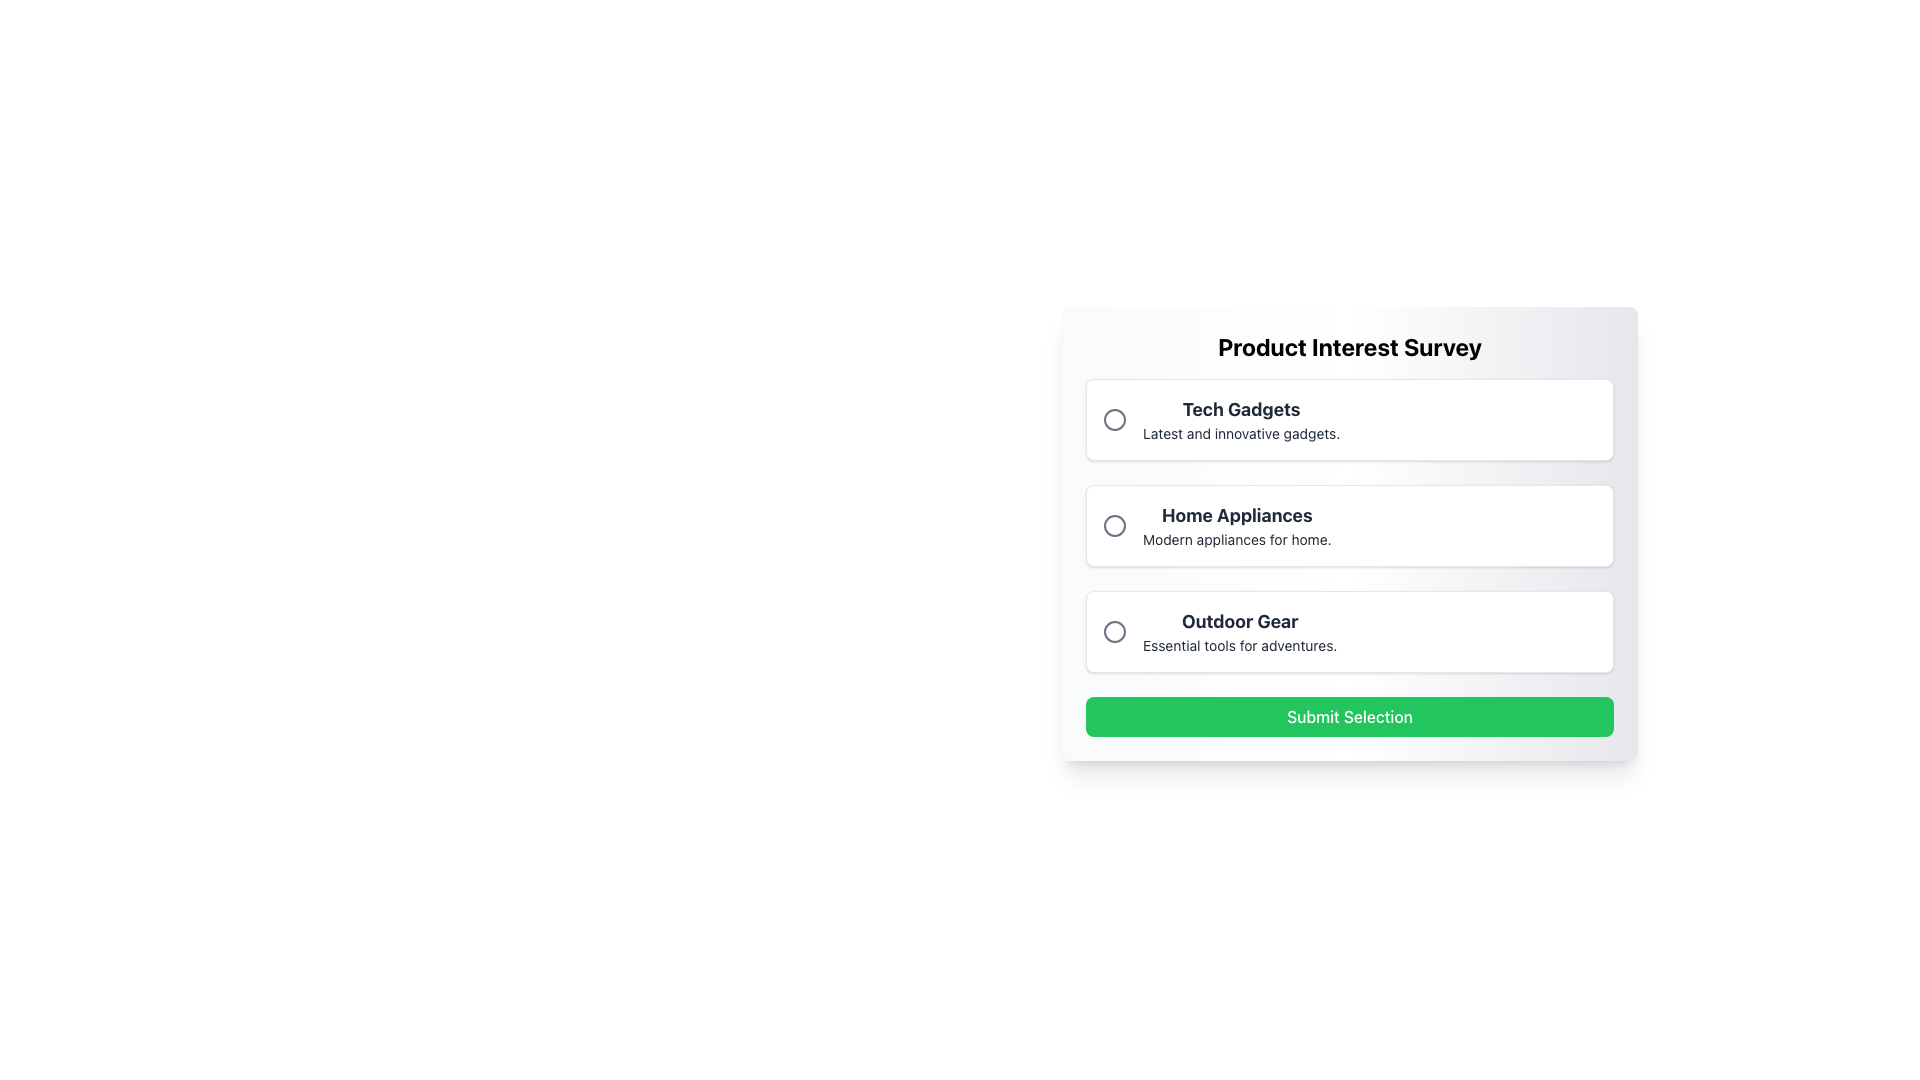 The image size is (1920, 1080). Describe the element at coordinates (1239, 645) in the screenshot. I see `the descriptive text label providing additional information about the 'Outdoor Gear' option in the product interest survey, located directly below the 'Outdoor Gear' heading` at that location.